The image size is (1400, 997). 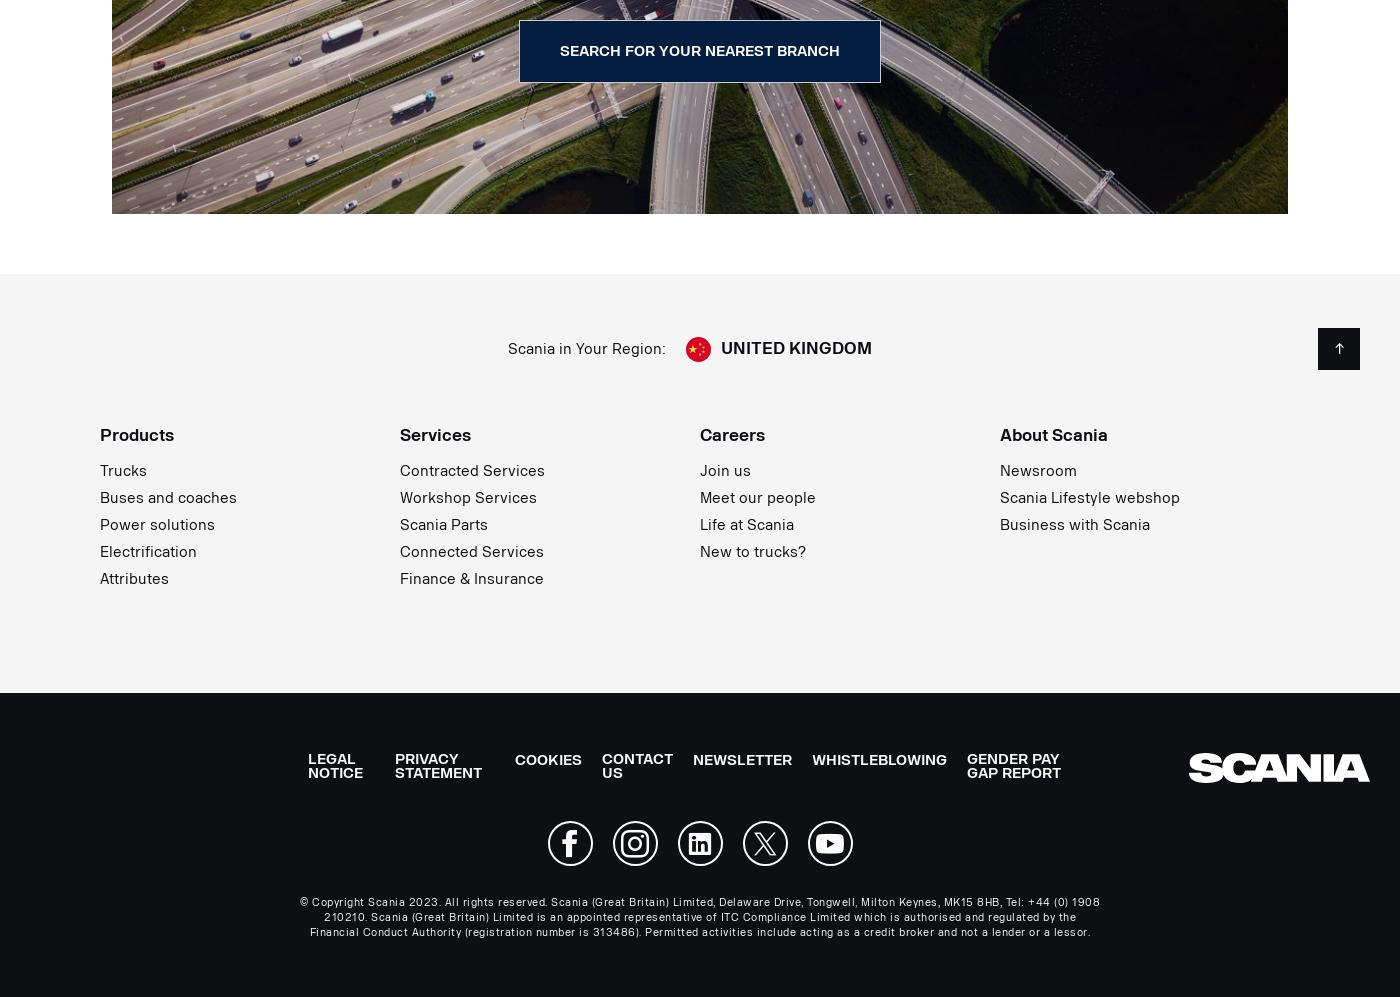 What do you see at coordinates (732, 434) in the screenshot?
I see `'Careers'` at bounding box center [732, 434].